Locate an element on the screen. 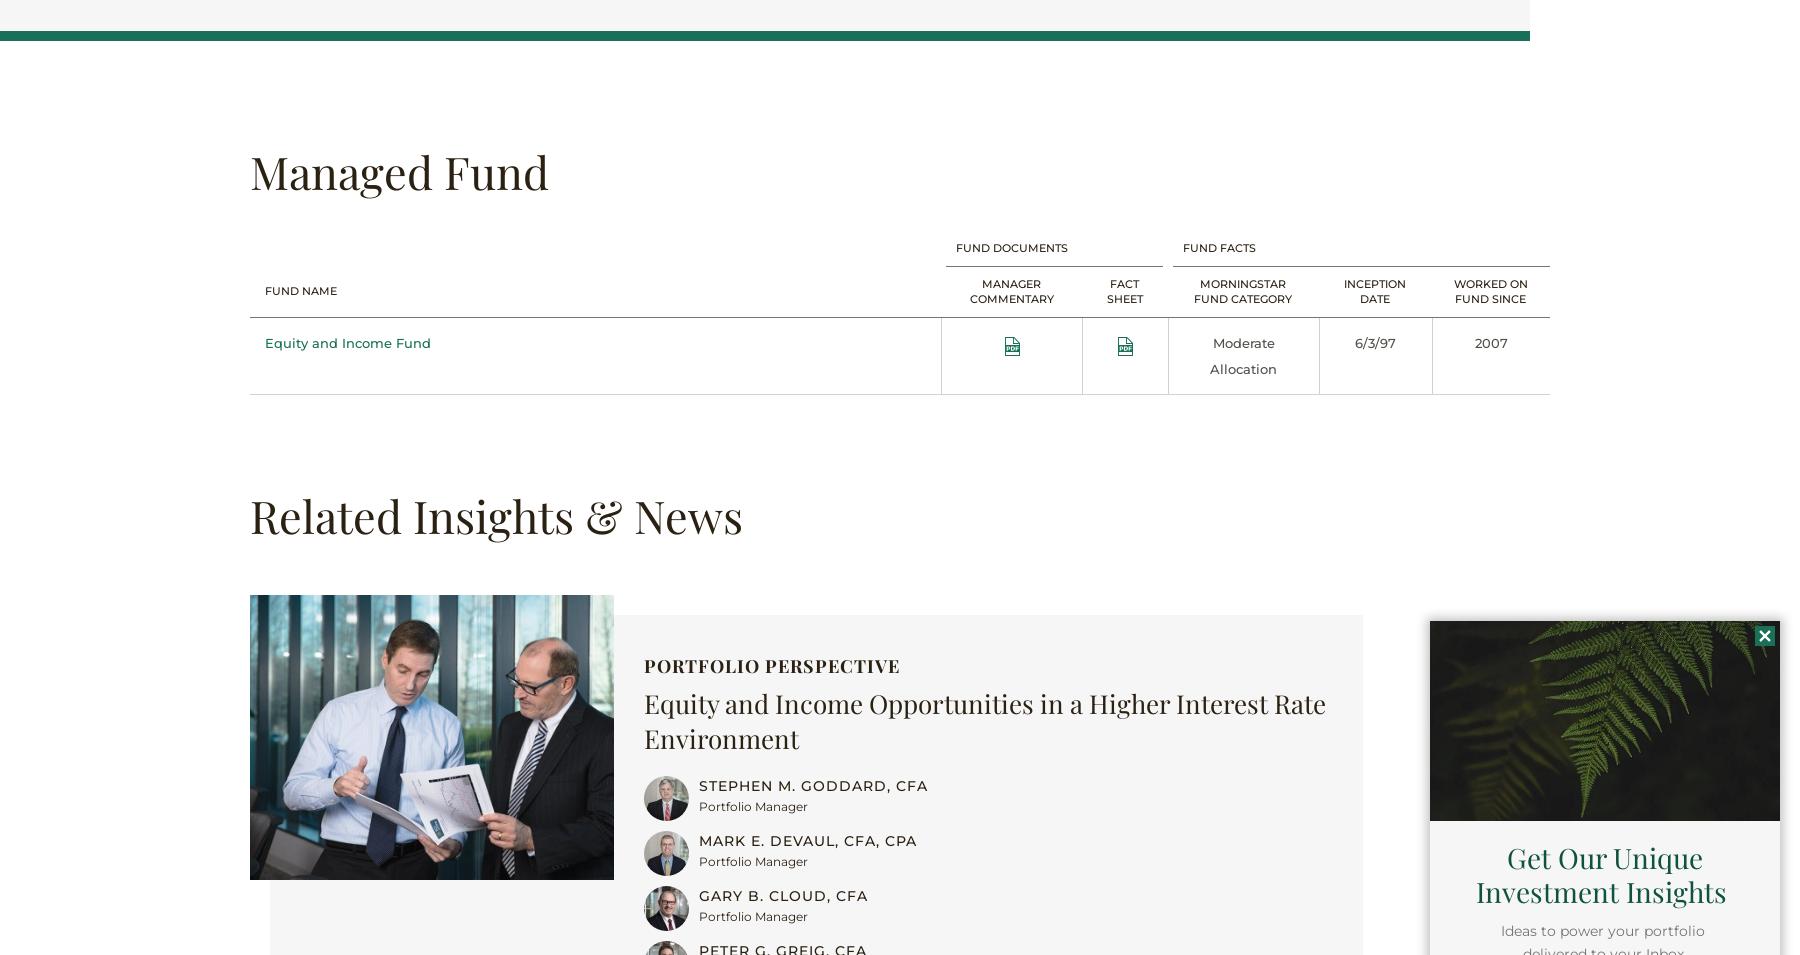 Image resolution: width=1800 pixels, height=955 pixels. 'Managed Fund' is located at coordinates (399, 169).